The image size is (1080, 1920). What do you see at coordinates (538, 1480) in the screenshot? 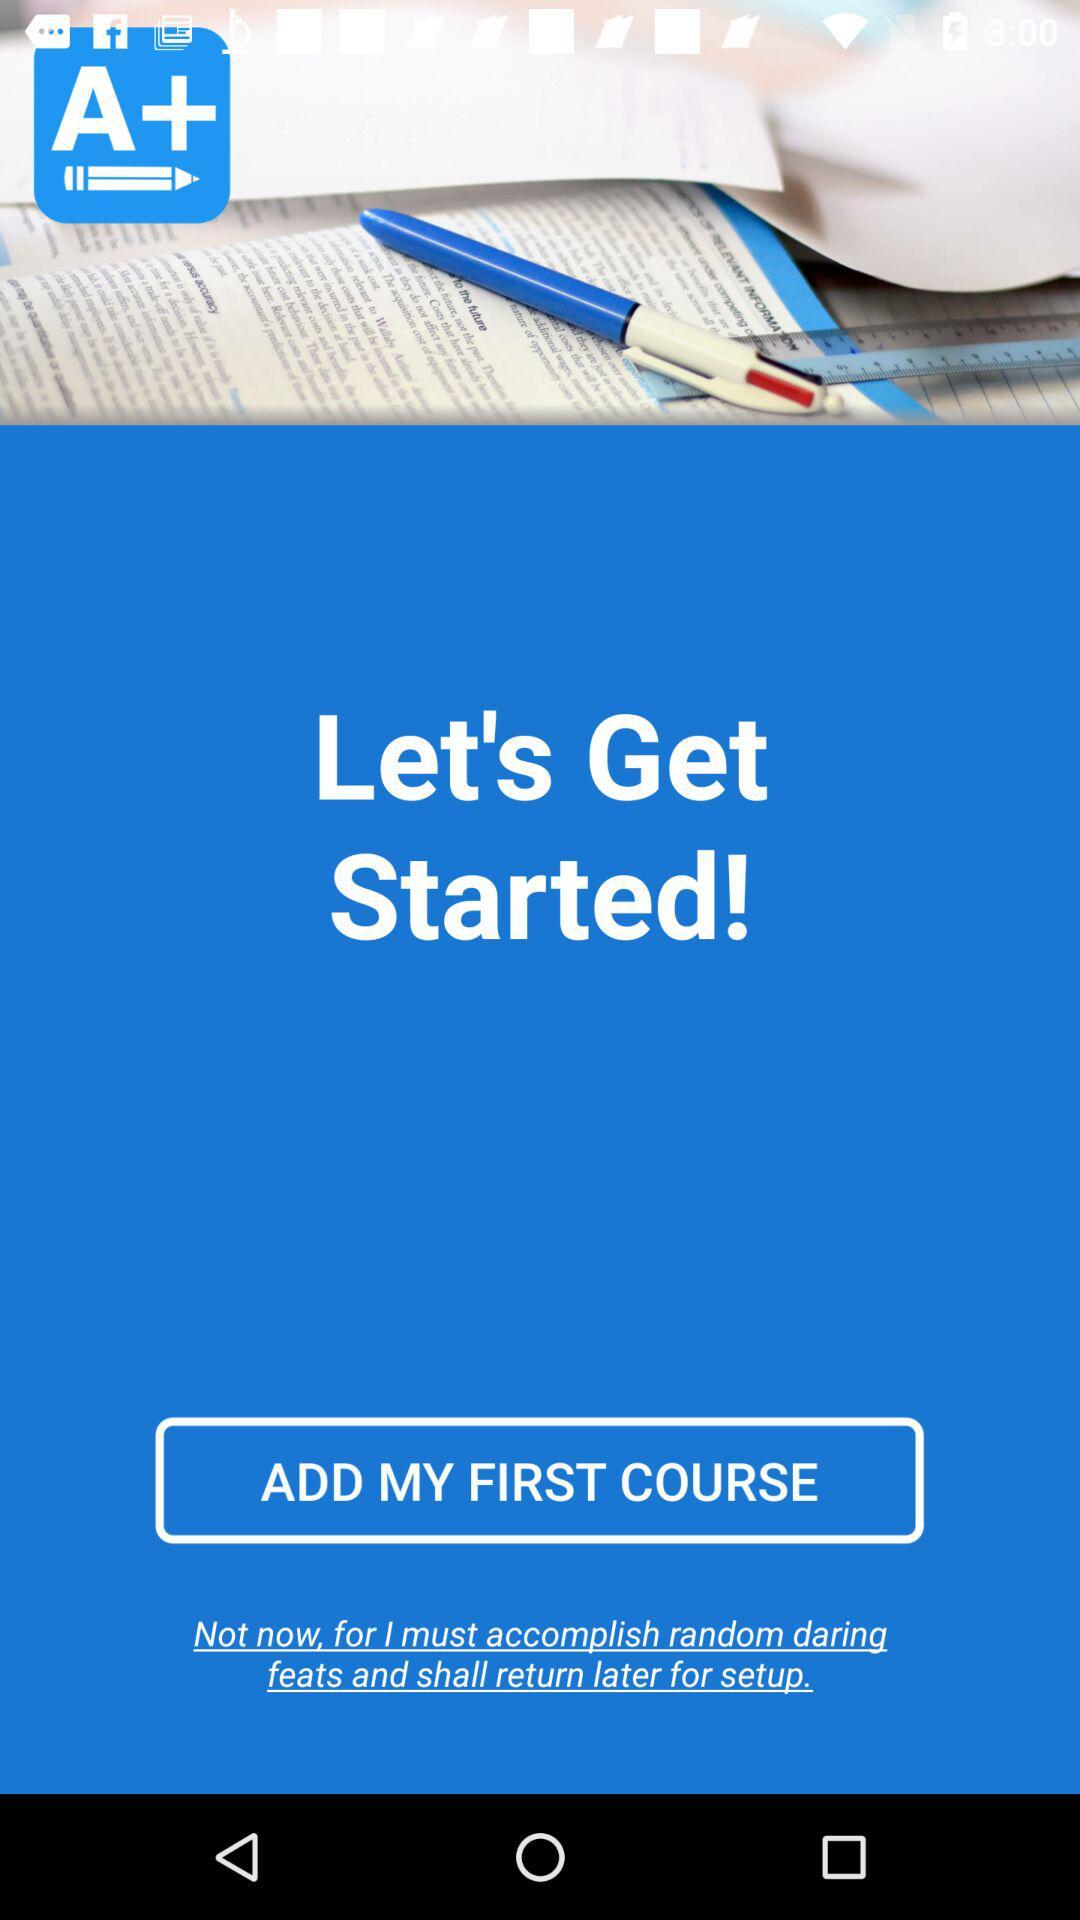
I see `icon below let s get item` at bounding box center [538, 1480].